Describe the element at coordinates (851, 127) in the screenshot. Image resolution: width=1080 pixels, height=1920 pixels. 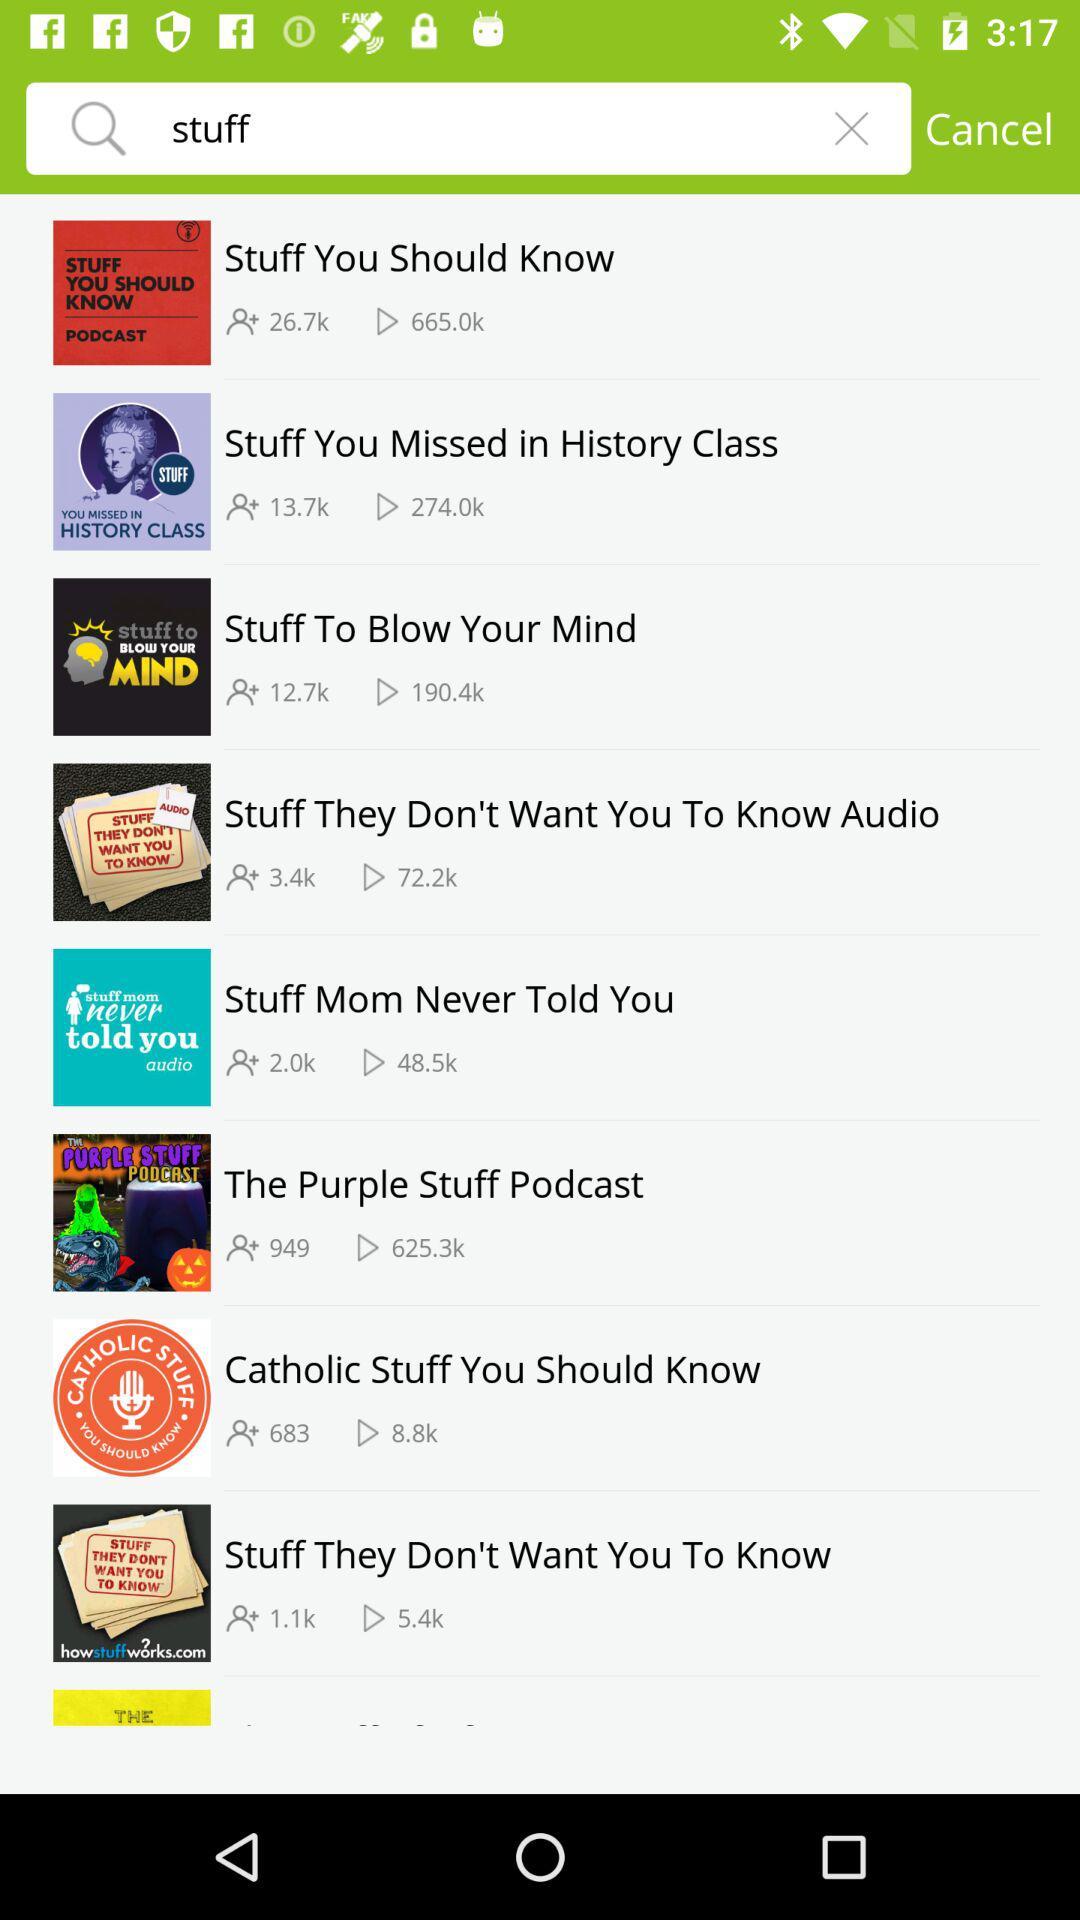
I see `the close icon` at that location.